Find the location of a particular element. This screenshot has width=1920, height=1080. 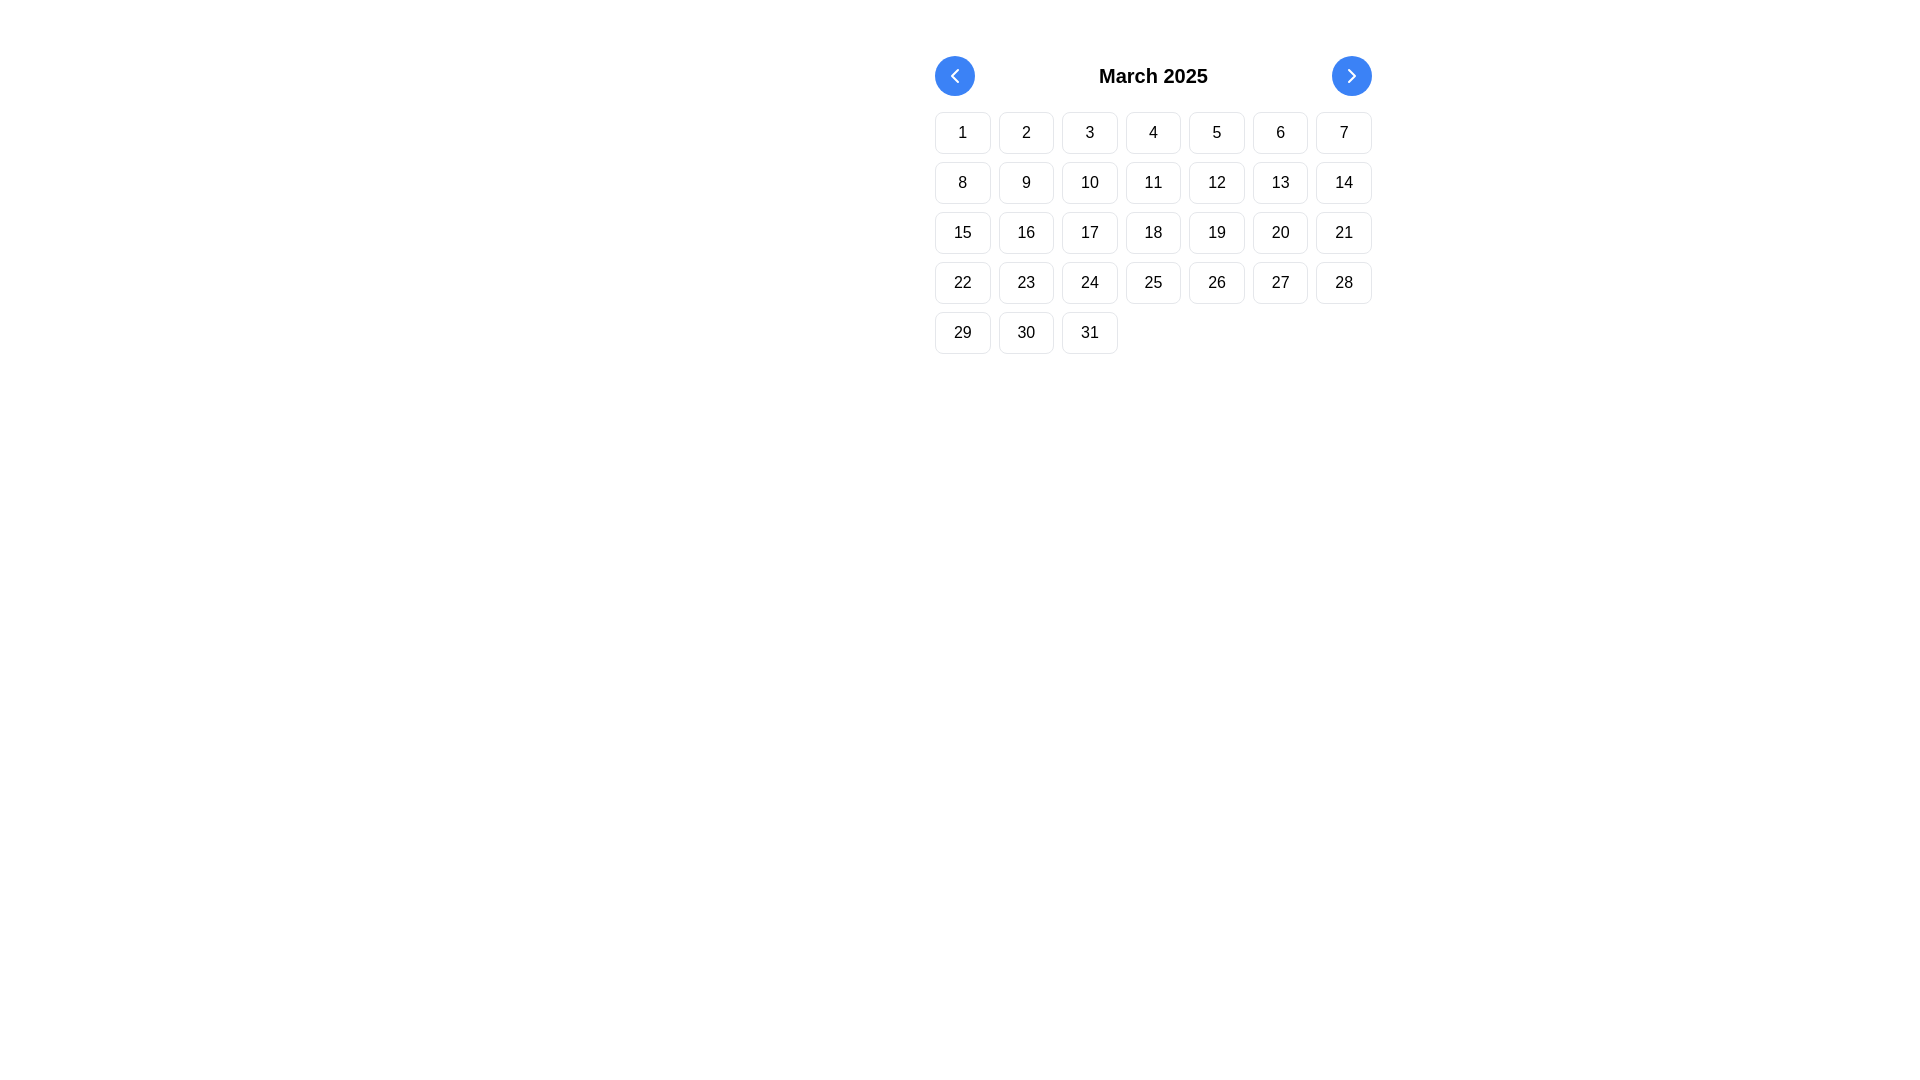

the button representing the date '2' in the calendar is located at coordinates (1026, 132).